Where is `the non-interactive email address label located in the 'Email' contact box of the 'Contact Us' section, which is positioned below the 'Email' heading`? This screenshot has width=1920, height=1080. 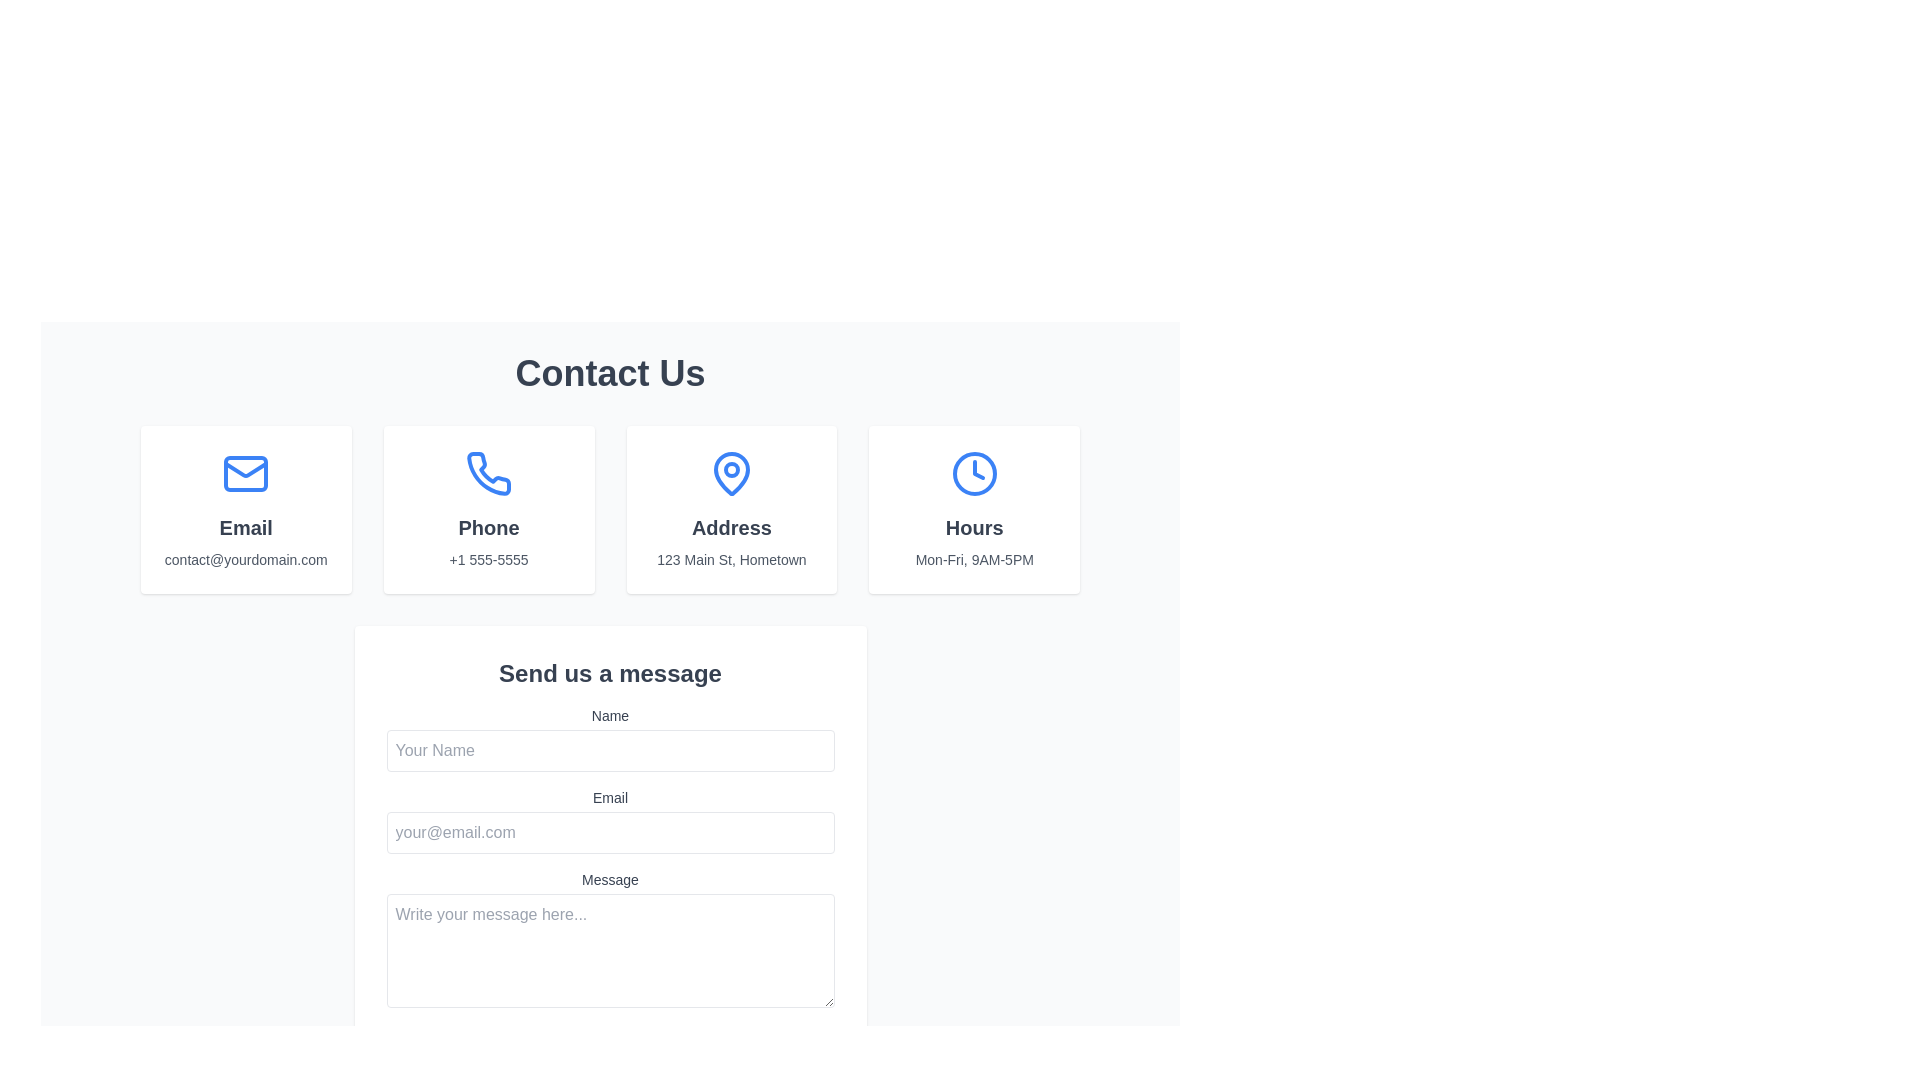 the non-interactive email address label located in the 'Email' contact box of the 'Contact Us' section, which is positioned below the 'Email' heading is located at coordinates (245, 559).